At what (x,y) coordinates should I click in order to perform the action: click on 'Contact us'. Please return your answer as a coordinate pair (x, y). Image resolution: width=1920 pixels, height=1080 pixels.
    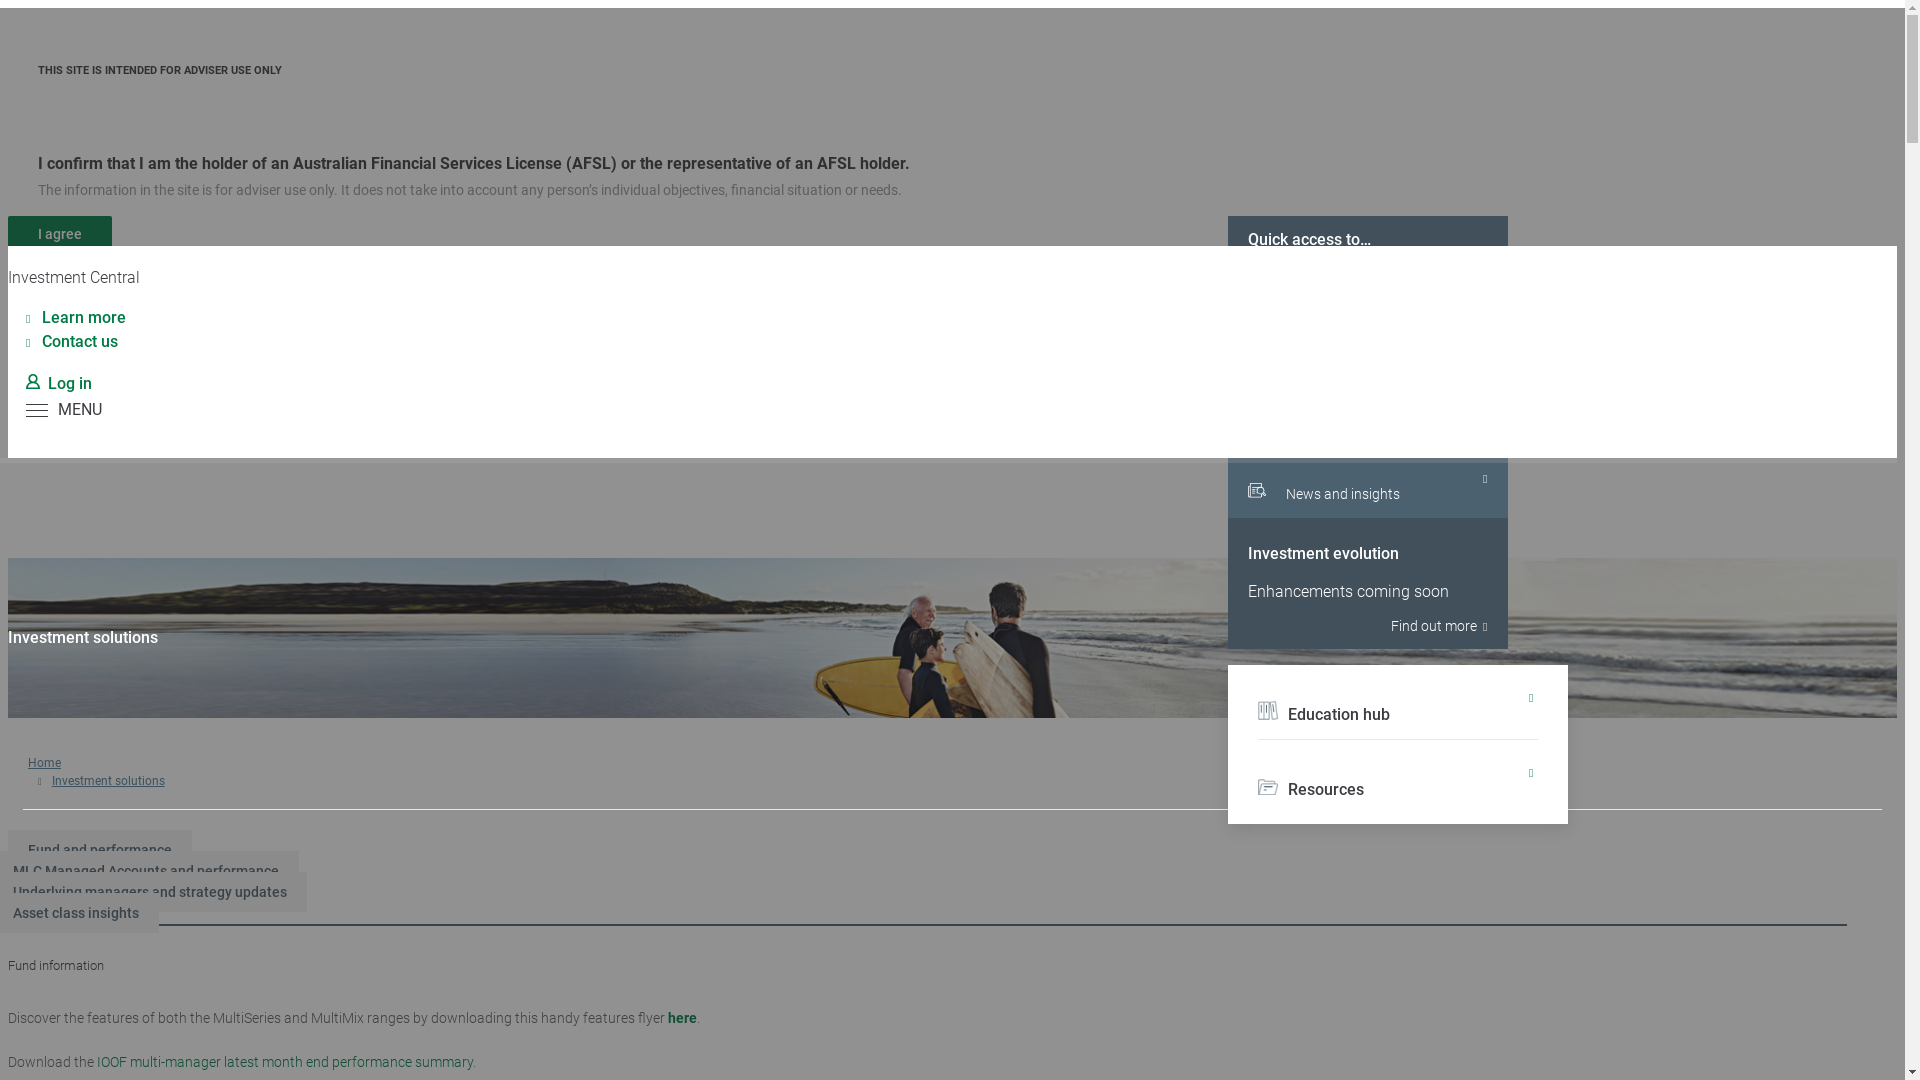
    Looking at the image, I should click on (72, 340).